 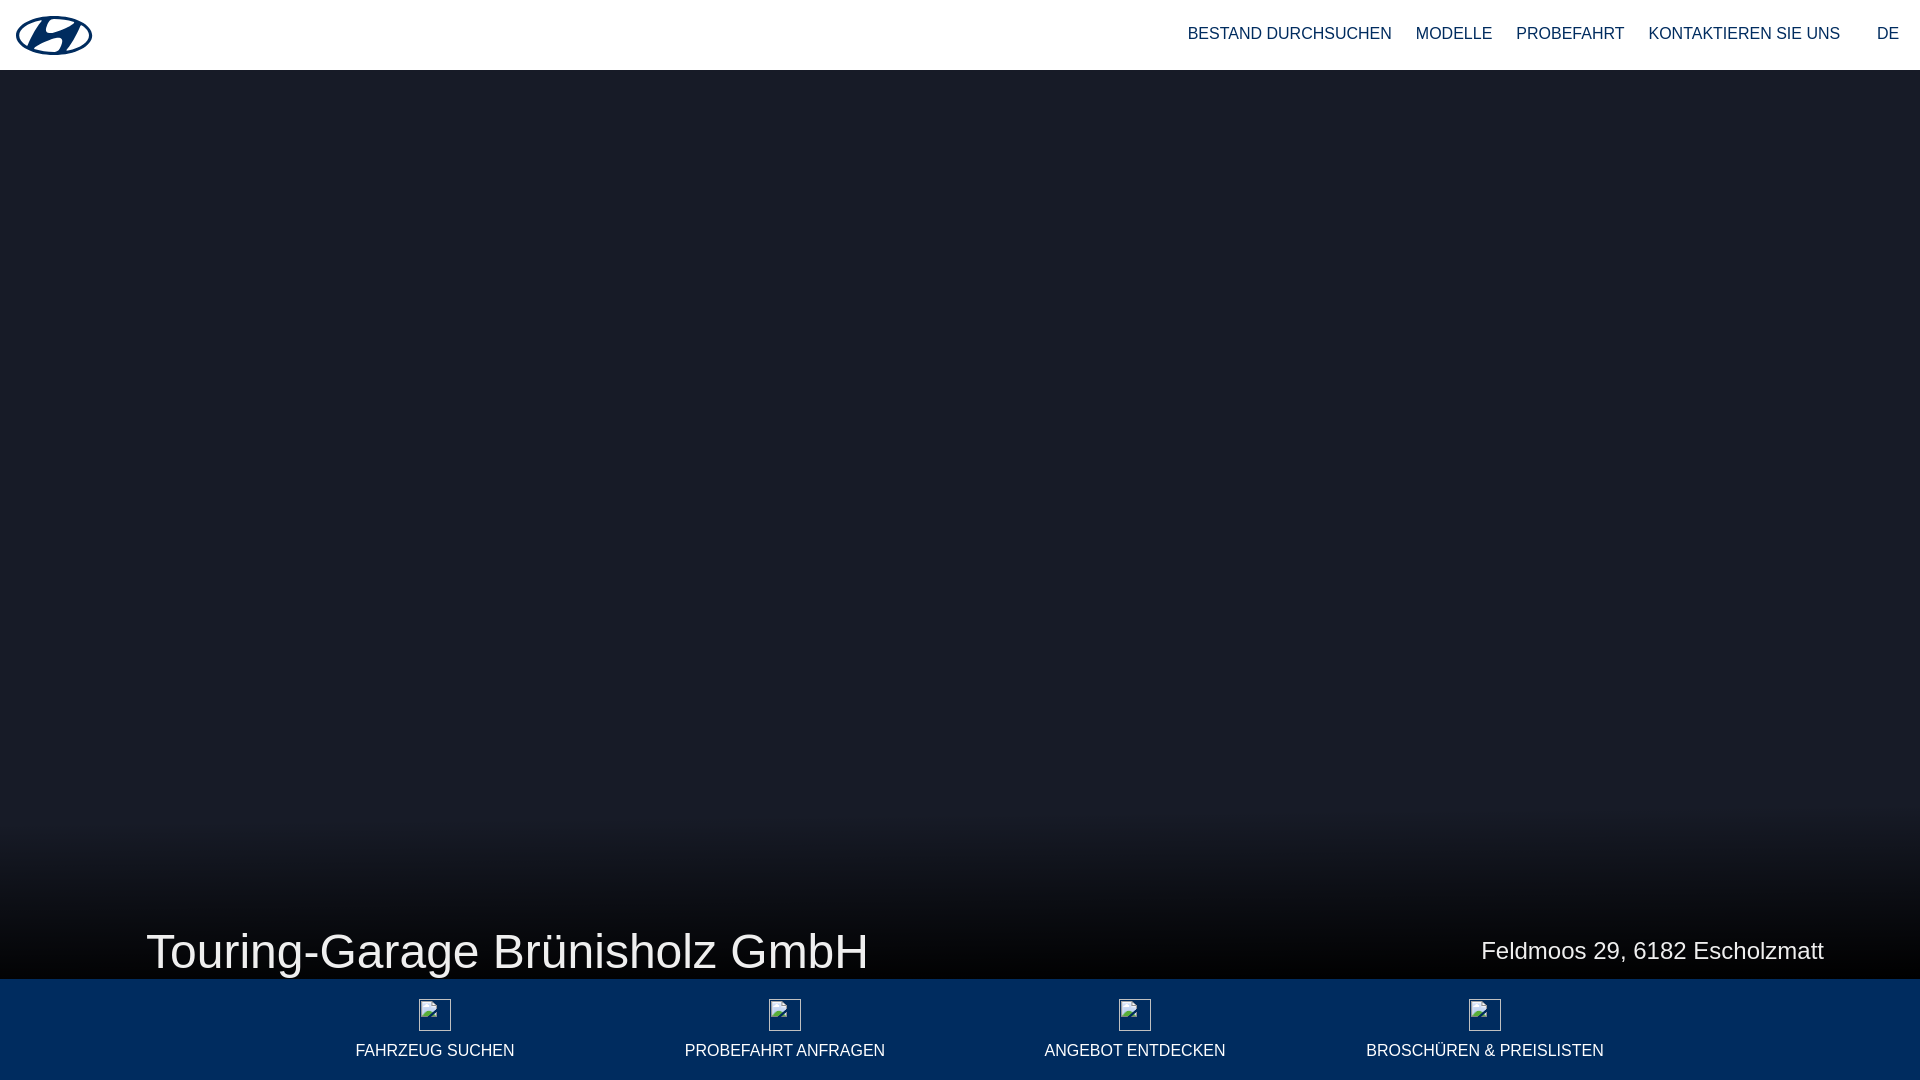 I want to click on 'ANGEBOT ENTDECKEN', so click(x=1134, y=1029).